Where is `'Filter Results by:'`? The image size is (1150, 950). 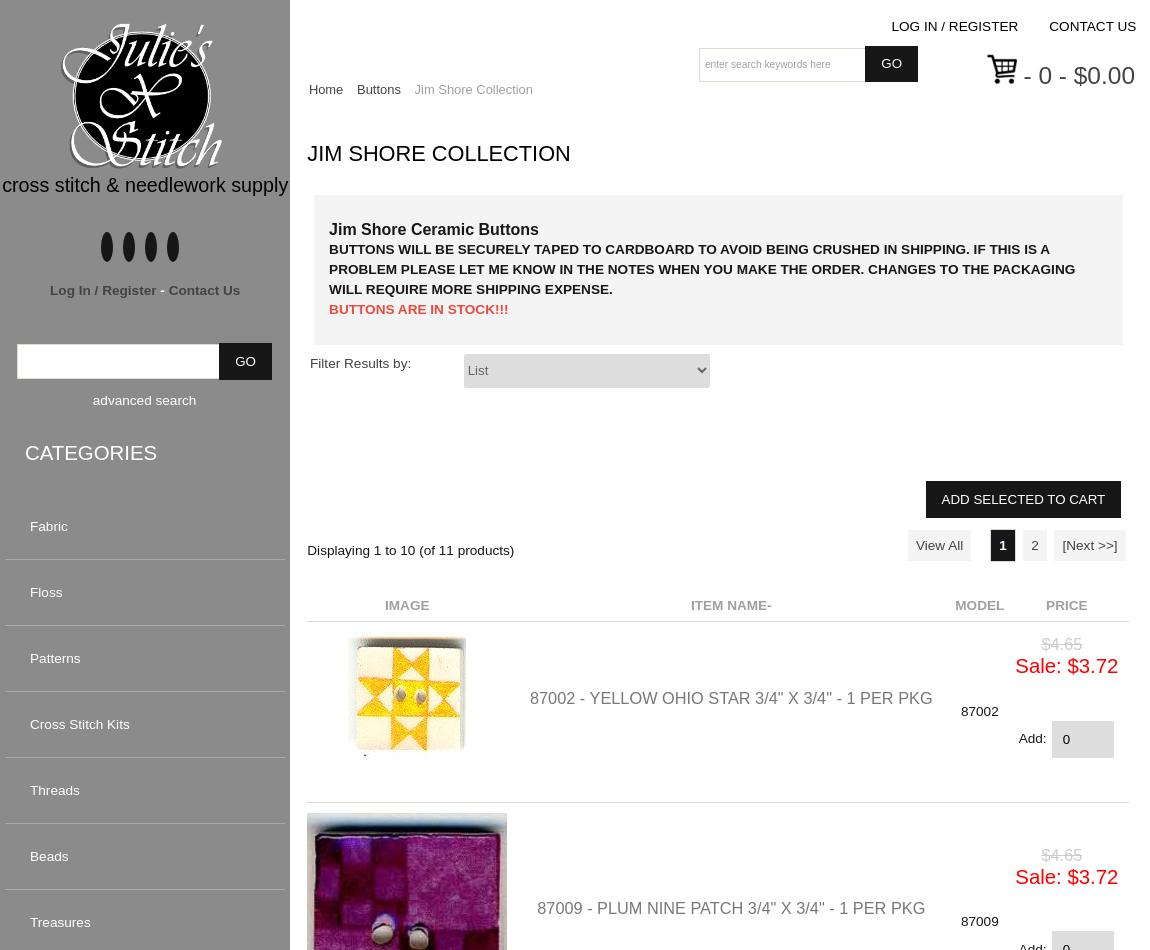
'Filter Results by:' is located at coordinates (360, 362).